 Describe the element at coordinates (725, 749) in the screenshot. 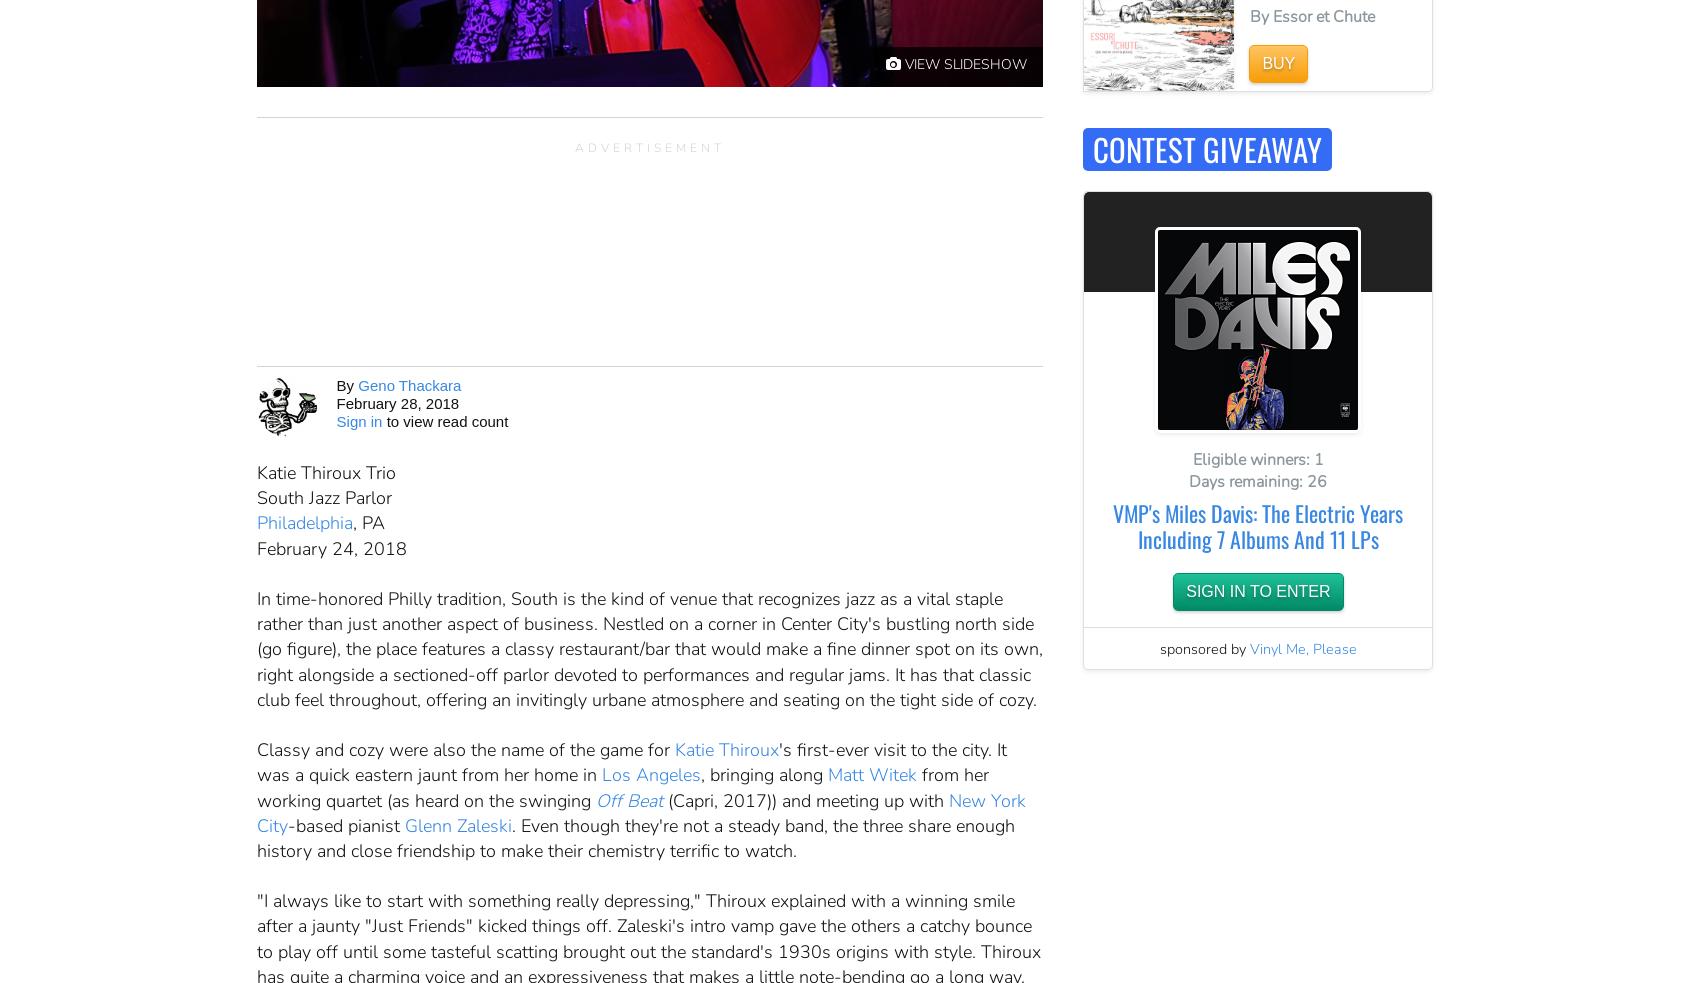

I see `'Katie Thiroux'` at that location.